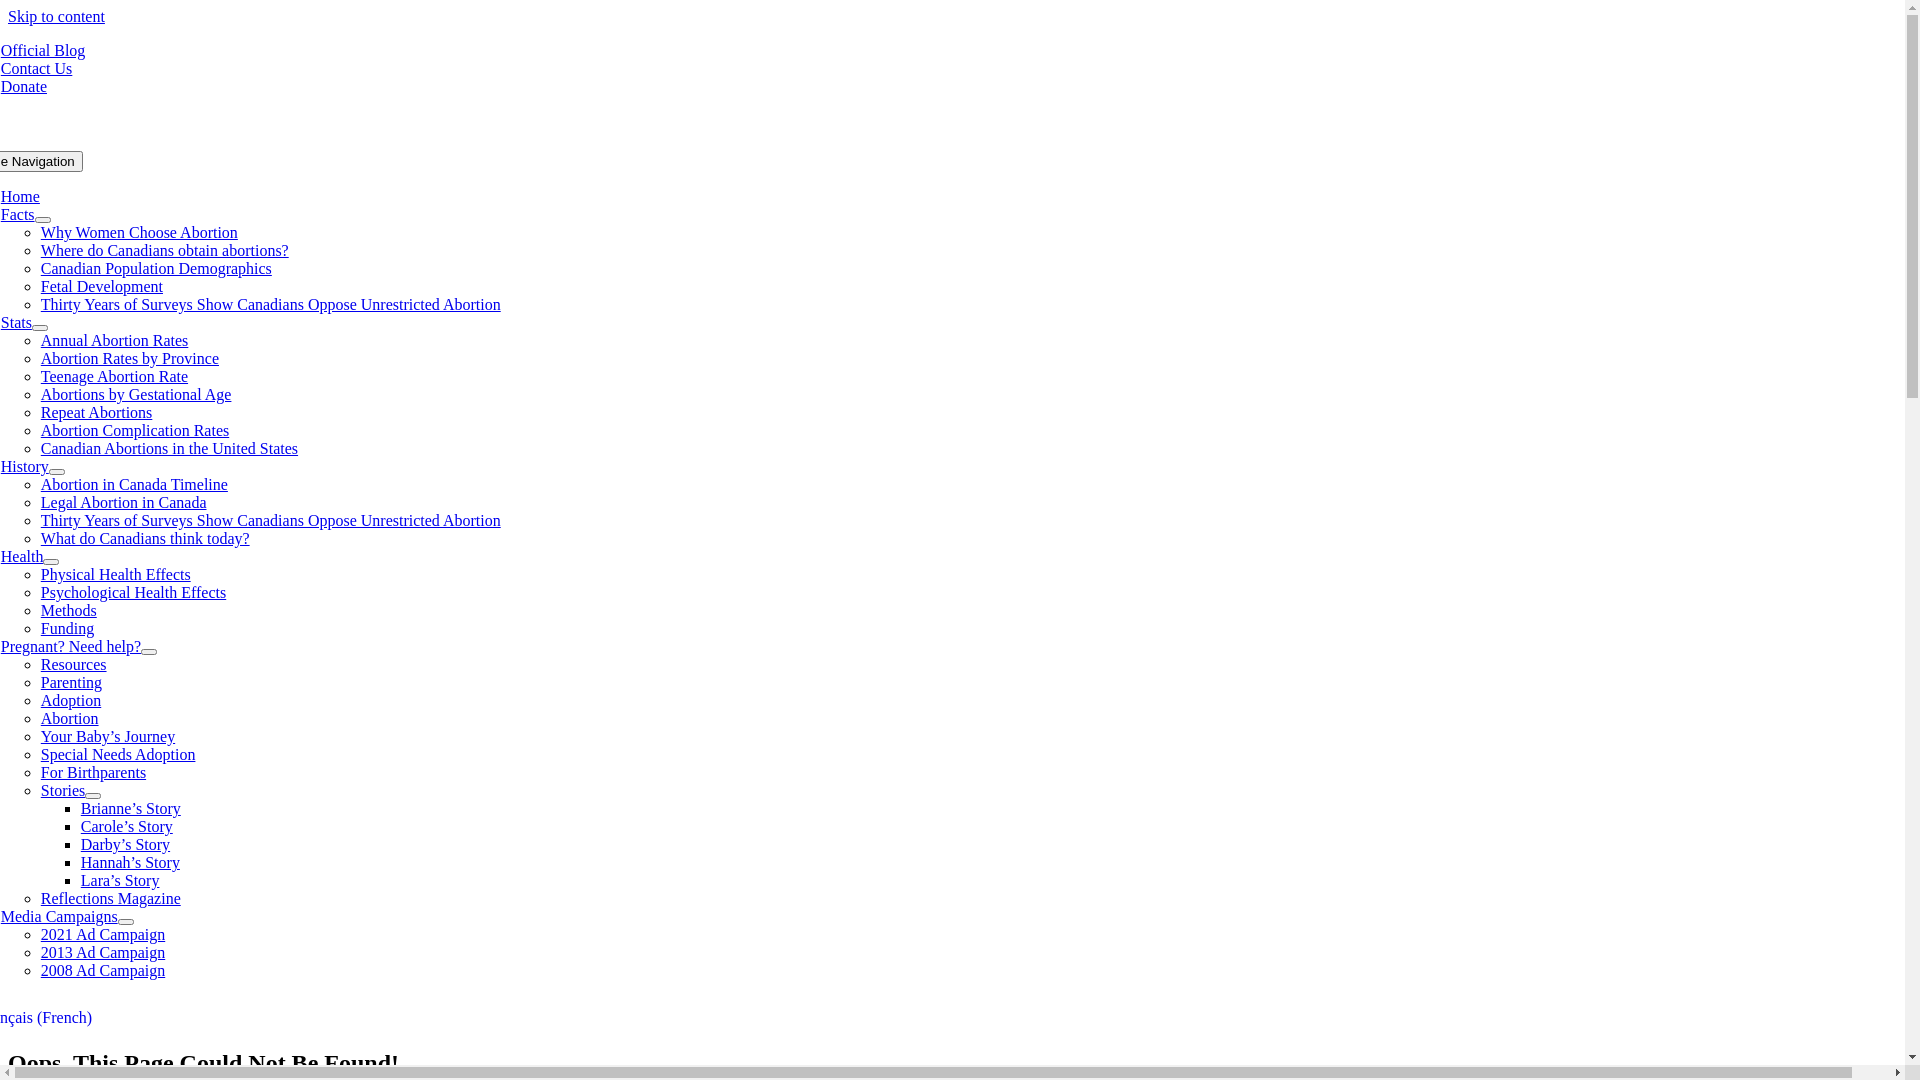 Image resolution: width=1920 pixels, height=1080 pixels. I want to click on 'Funding', so click(67, 627).